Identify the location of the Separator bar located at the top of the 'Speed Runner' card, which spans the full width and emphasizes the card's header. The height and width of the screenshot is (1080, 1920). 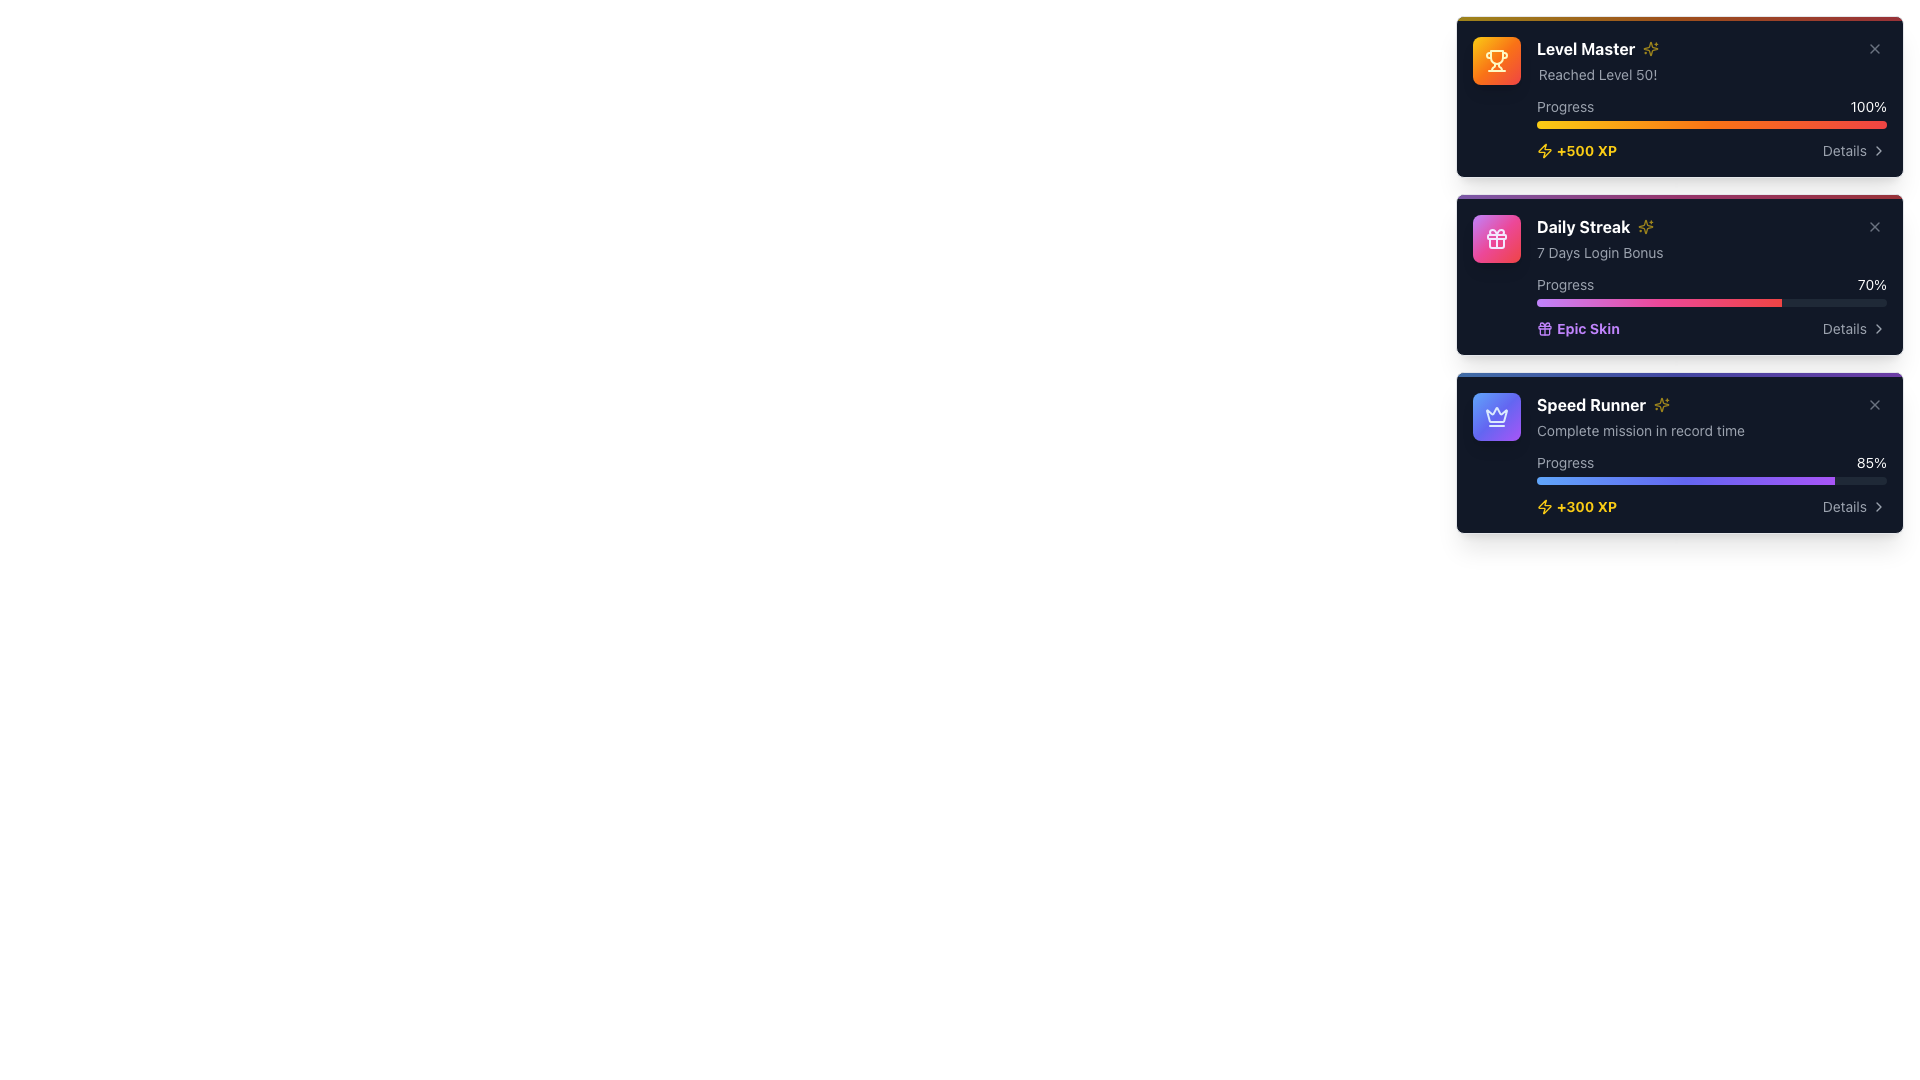
(1680, 374).